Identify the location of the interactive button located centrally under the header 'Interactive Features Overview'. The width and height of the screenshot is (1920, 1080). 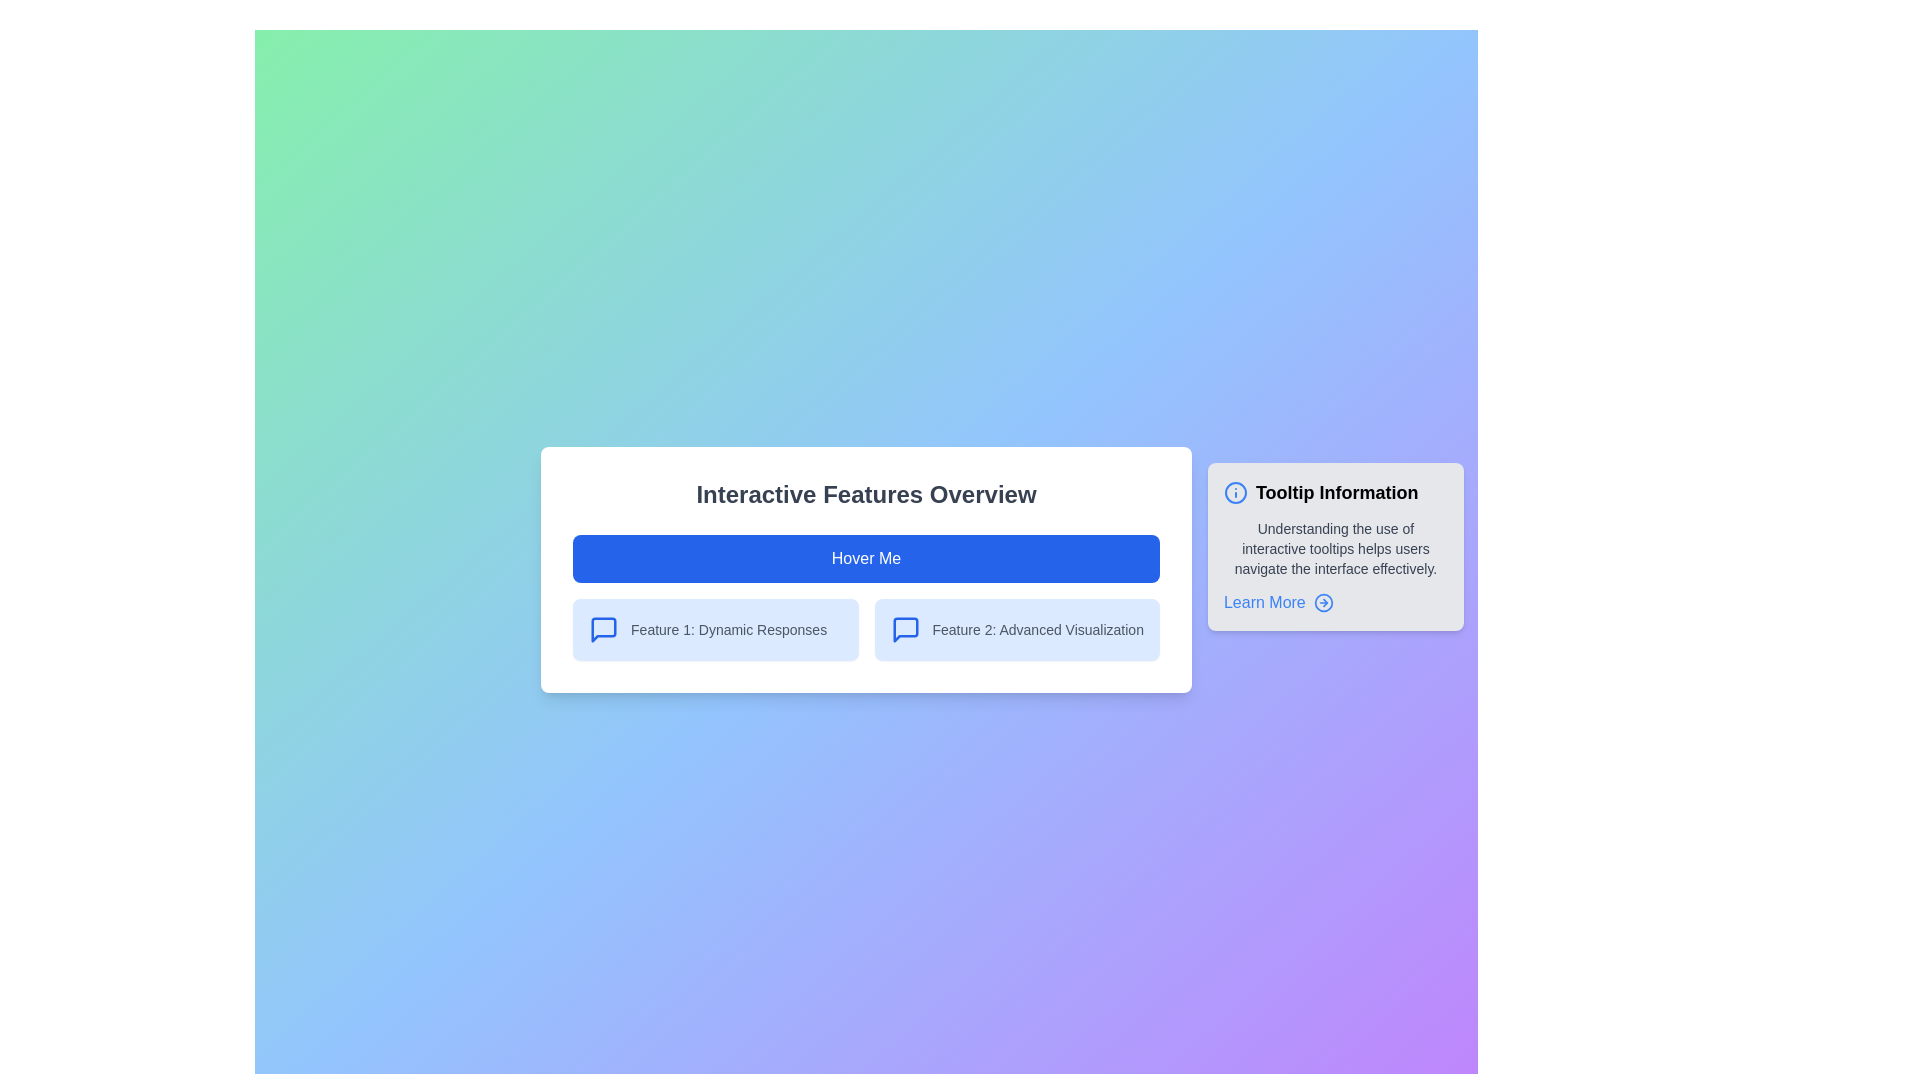
(866, 596).